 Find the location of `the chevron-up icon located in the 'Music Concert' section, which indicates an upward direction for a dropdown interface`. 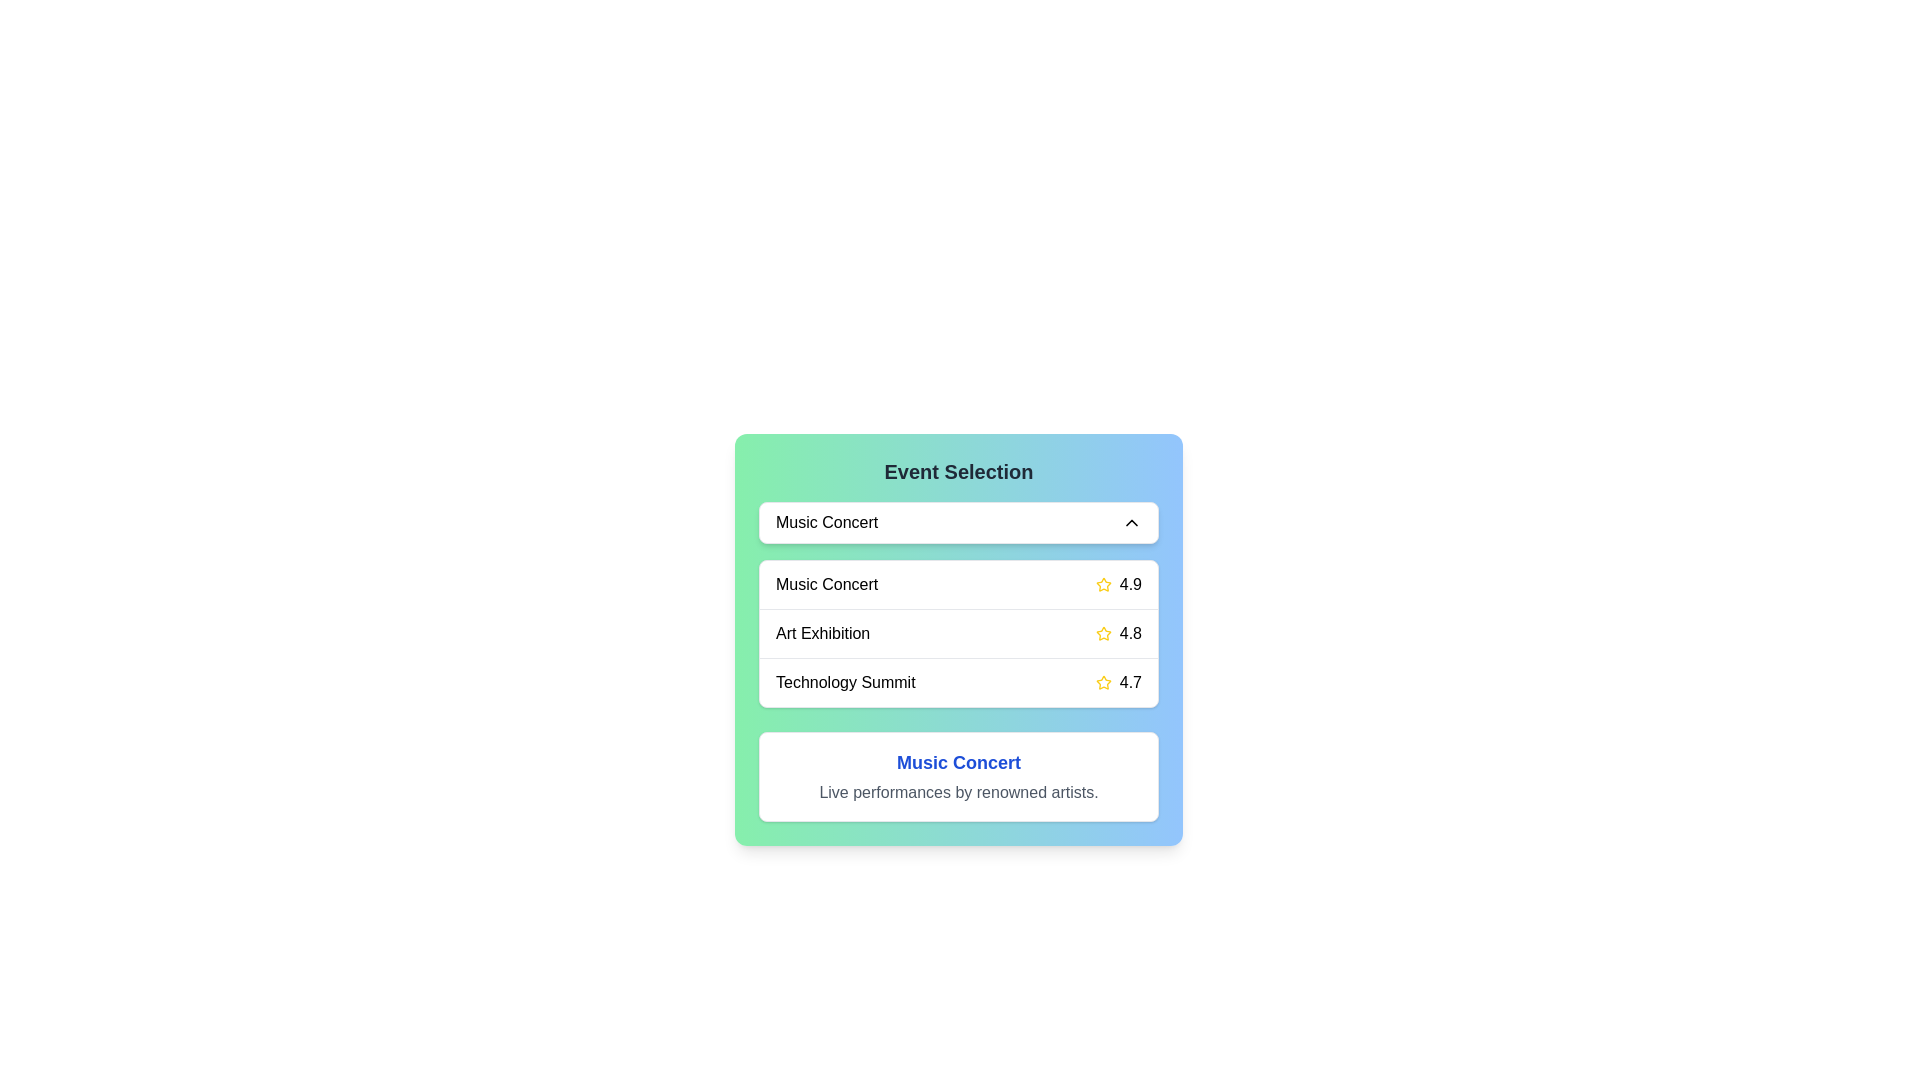

the chevron-up icon located in the 'Music Concert' section, which indicates an upward direction for a dropdown interface is located at coordinates (1132, 522).